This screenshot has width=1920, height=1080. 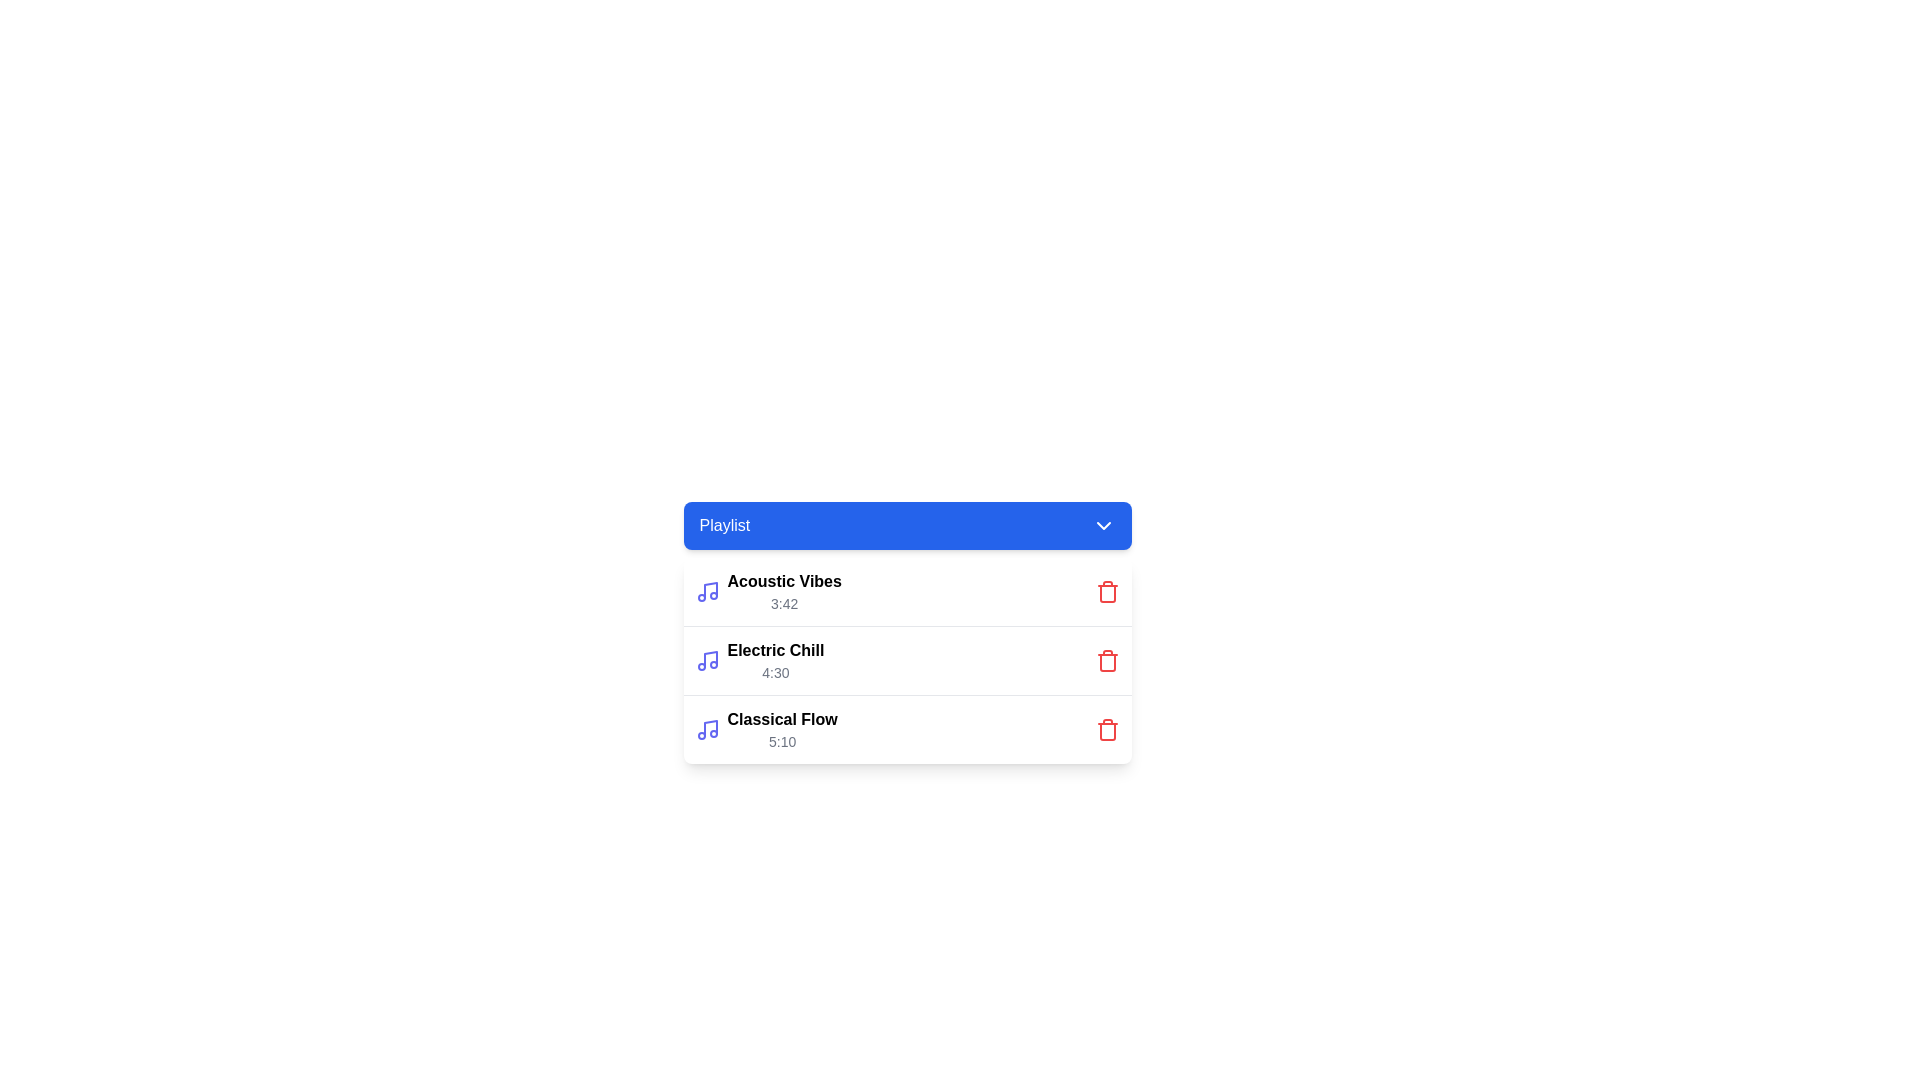 What do you see at coordinates (1106, 729) in the screenshot?
I see `the delete button located at the far-right end of the row representing the song 'Classical Flow 5:10' in the playlist` at bounding box center [1106, 729].